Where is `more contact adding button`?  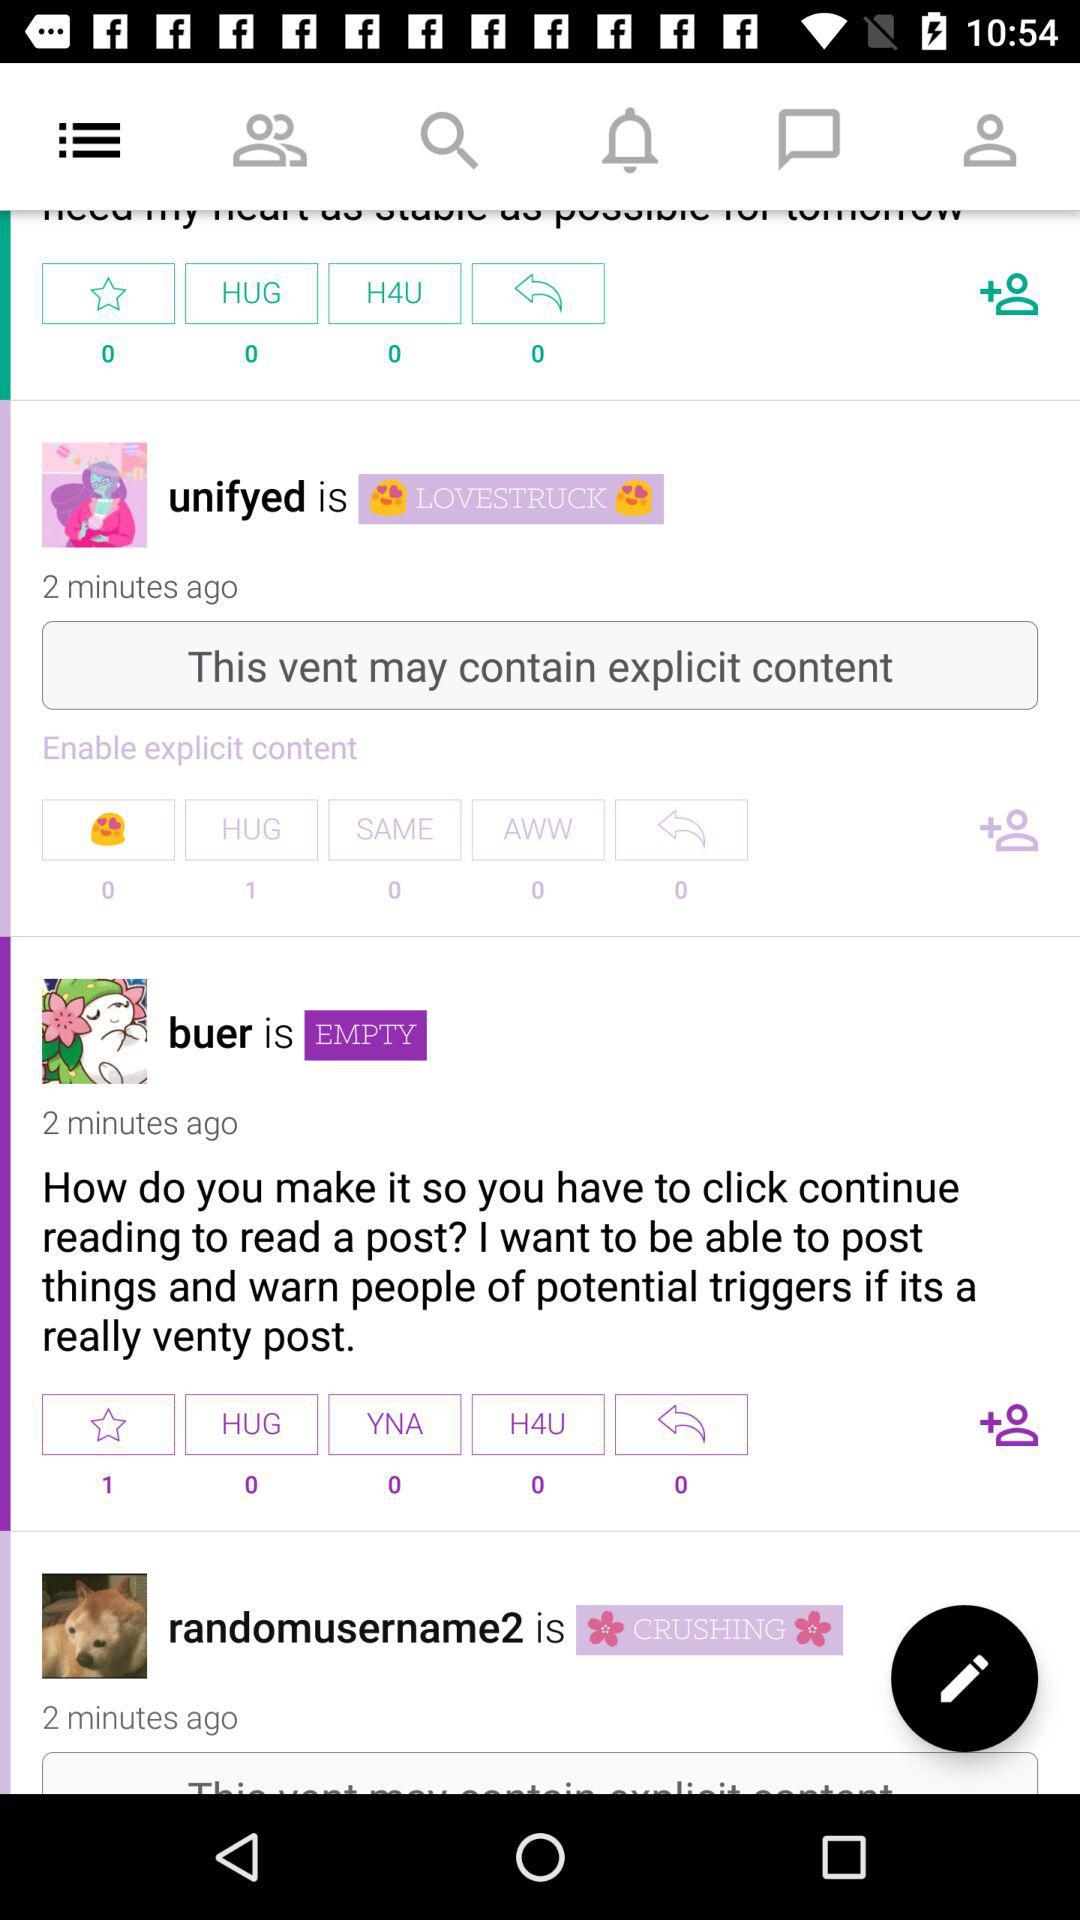 more contact adding button is located at coordinates (1009, 292).